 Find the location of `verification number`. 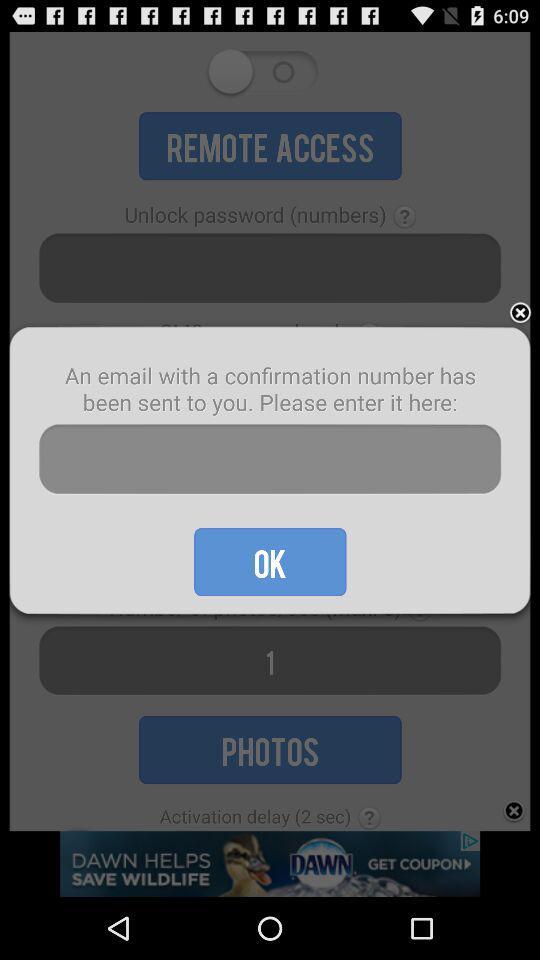

verification number is located at coordinates (270, 459).